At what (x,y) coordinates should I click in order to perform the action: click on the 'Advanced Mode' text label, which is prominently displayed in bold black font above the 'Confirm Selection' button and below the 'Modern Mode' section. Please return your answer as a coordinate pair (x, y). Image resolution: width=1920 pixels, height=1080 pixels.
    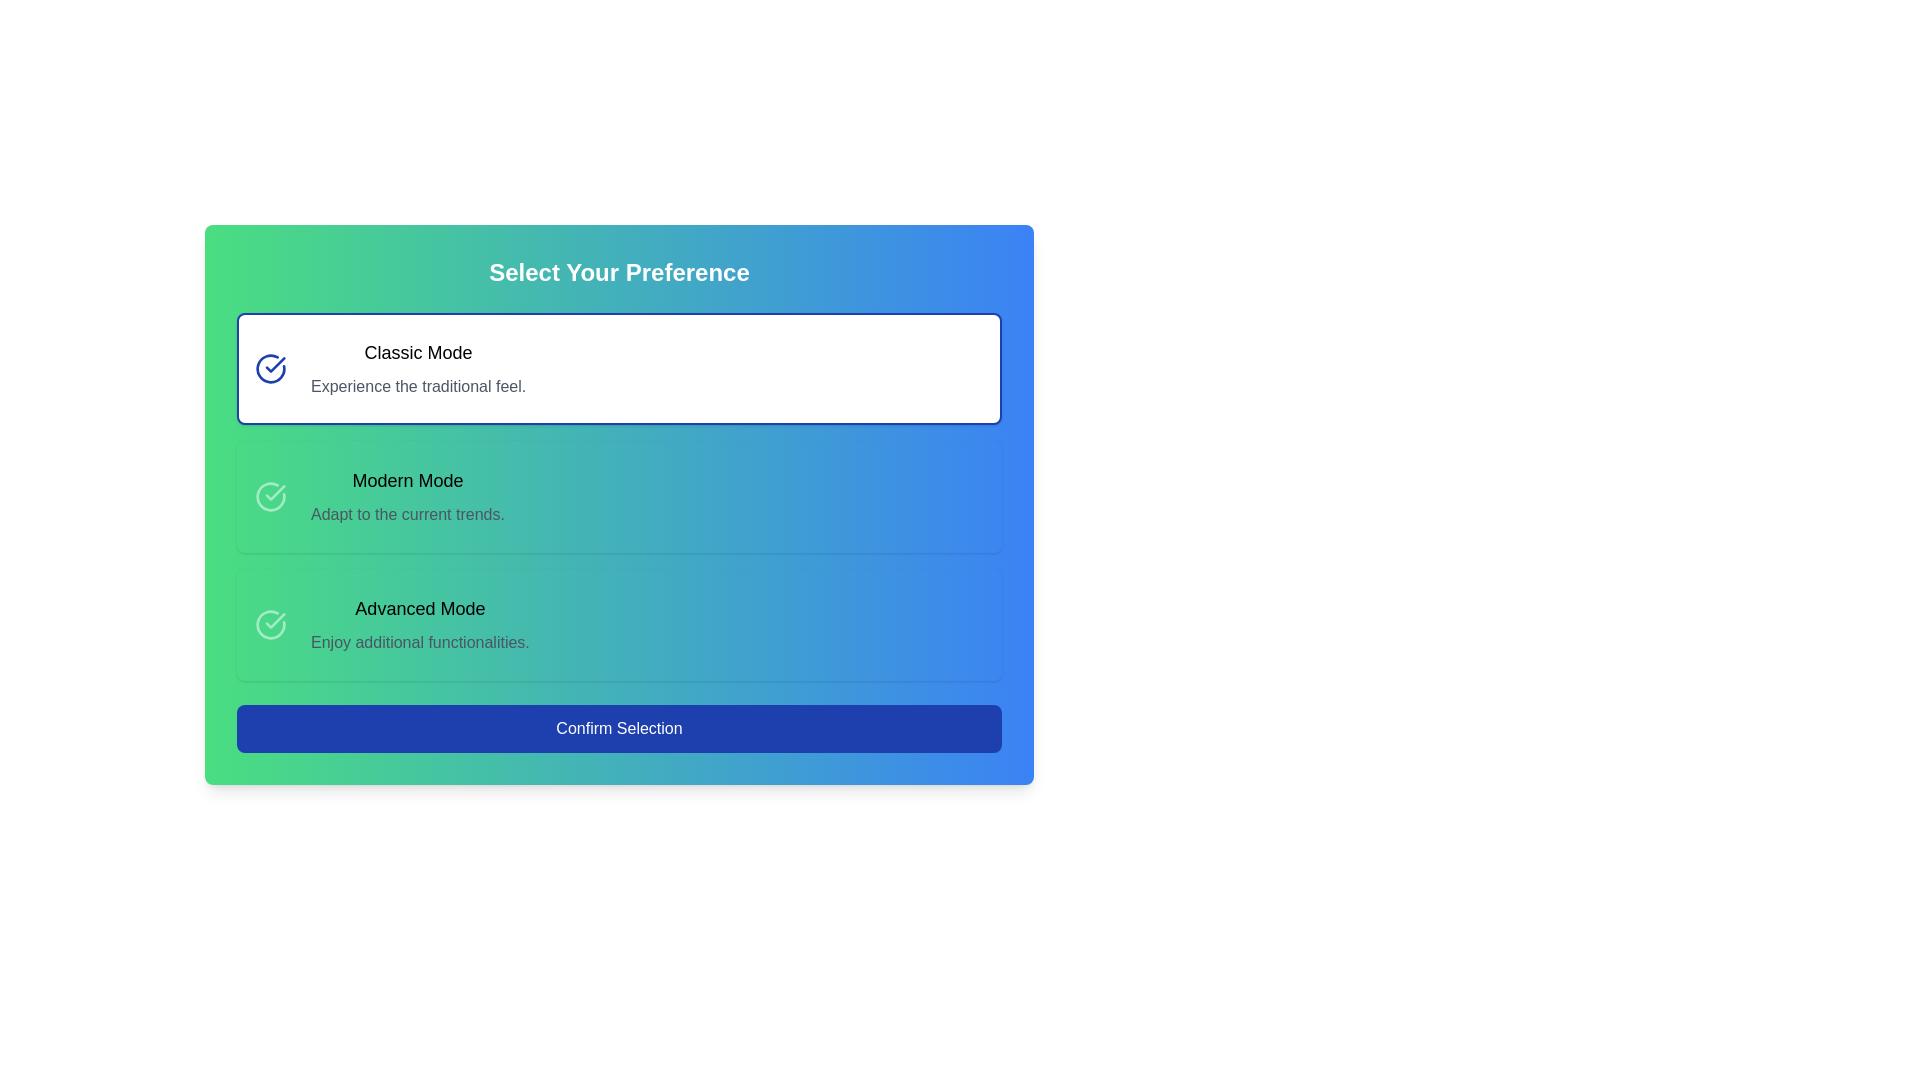
    Looking at the image, I should click on (419, 608).